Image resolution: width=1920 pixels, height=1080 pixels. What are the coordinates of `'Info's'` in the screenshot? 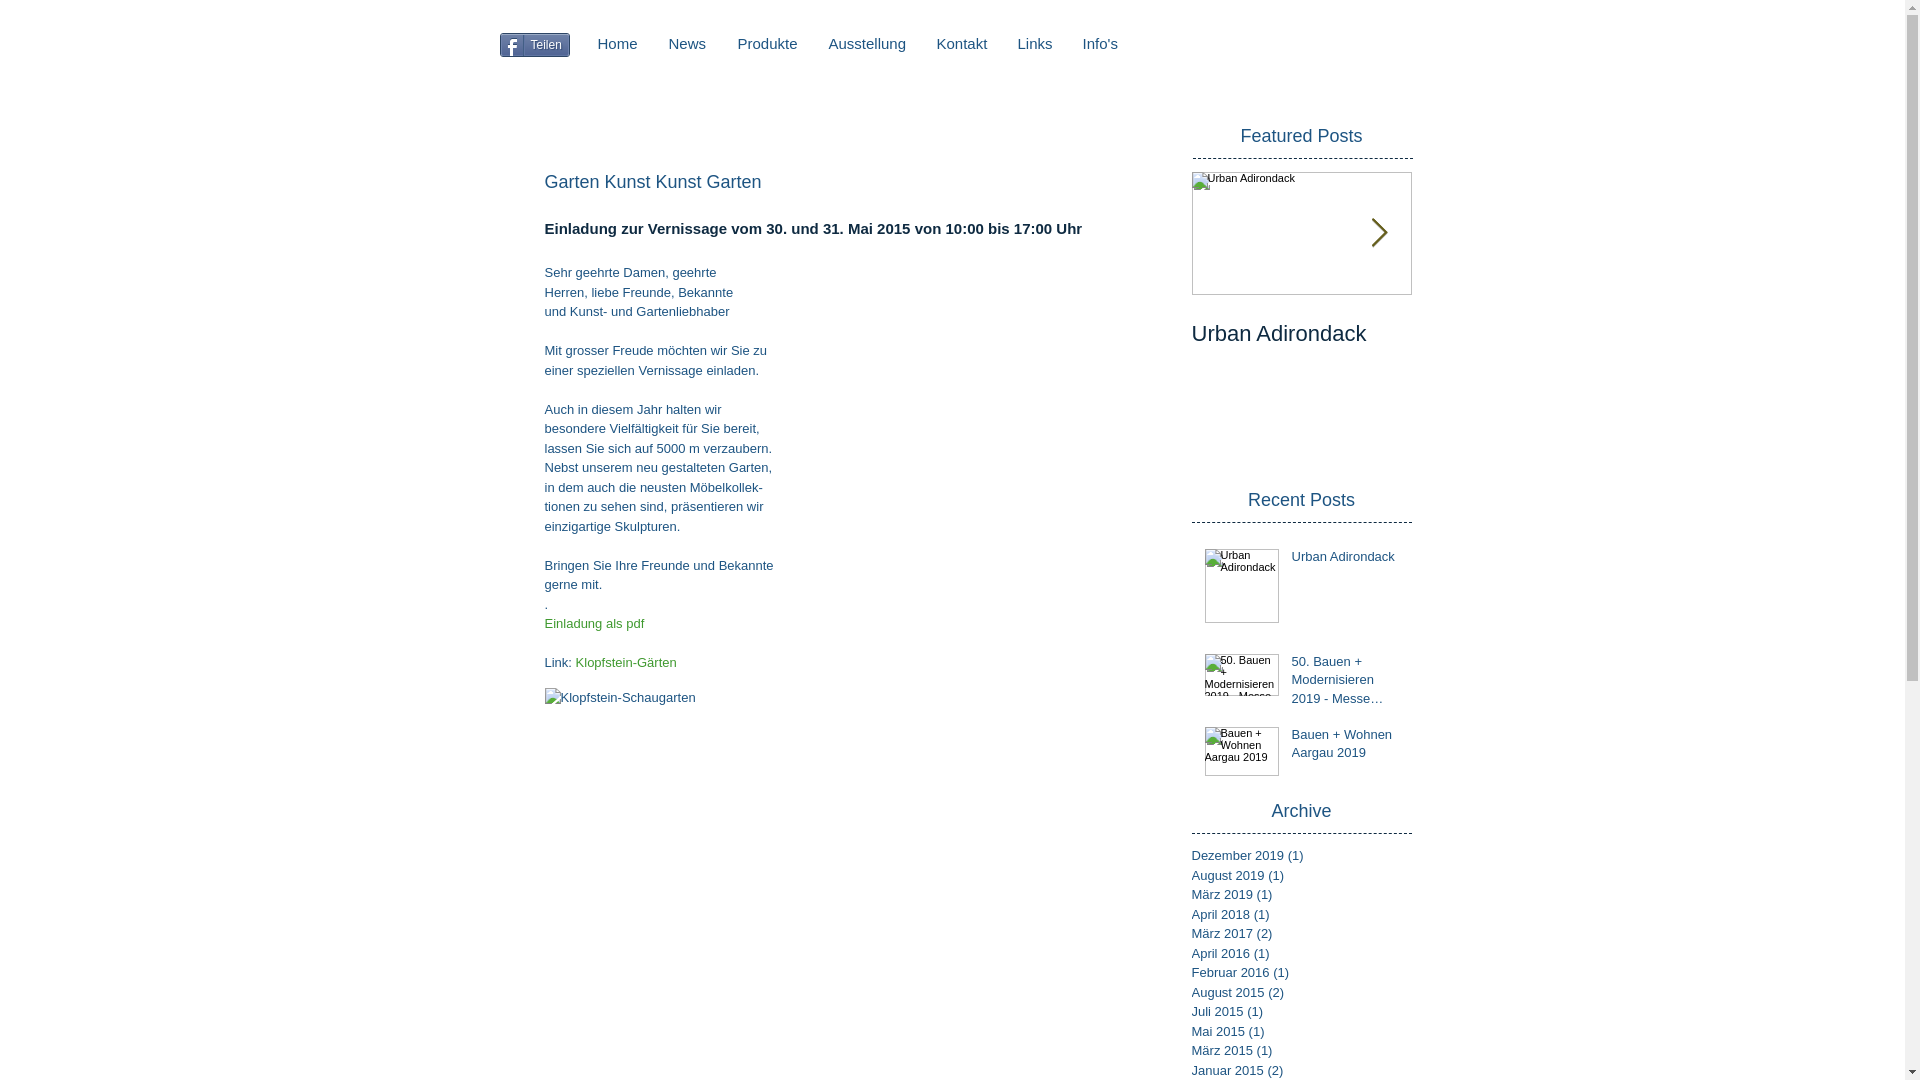 It's located at (1099, 42).